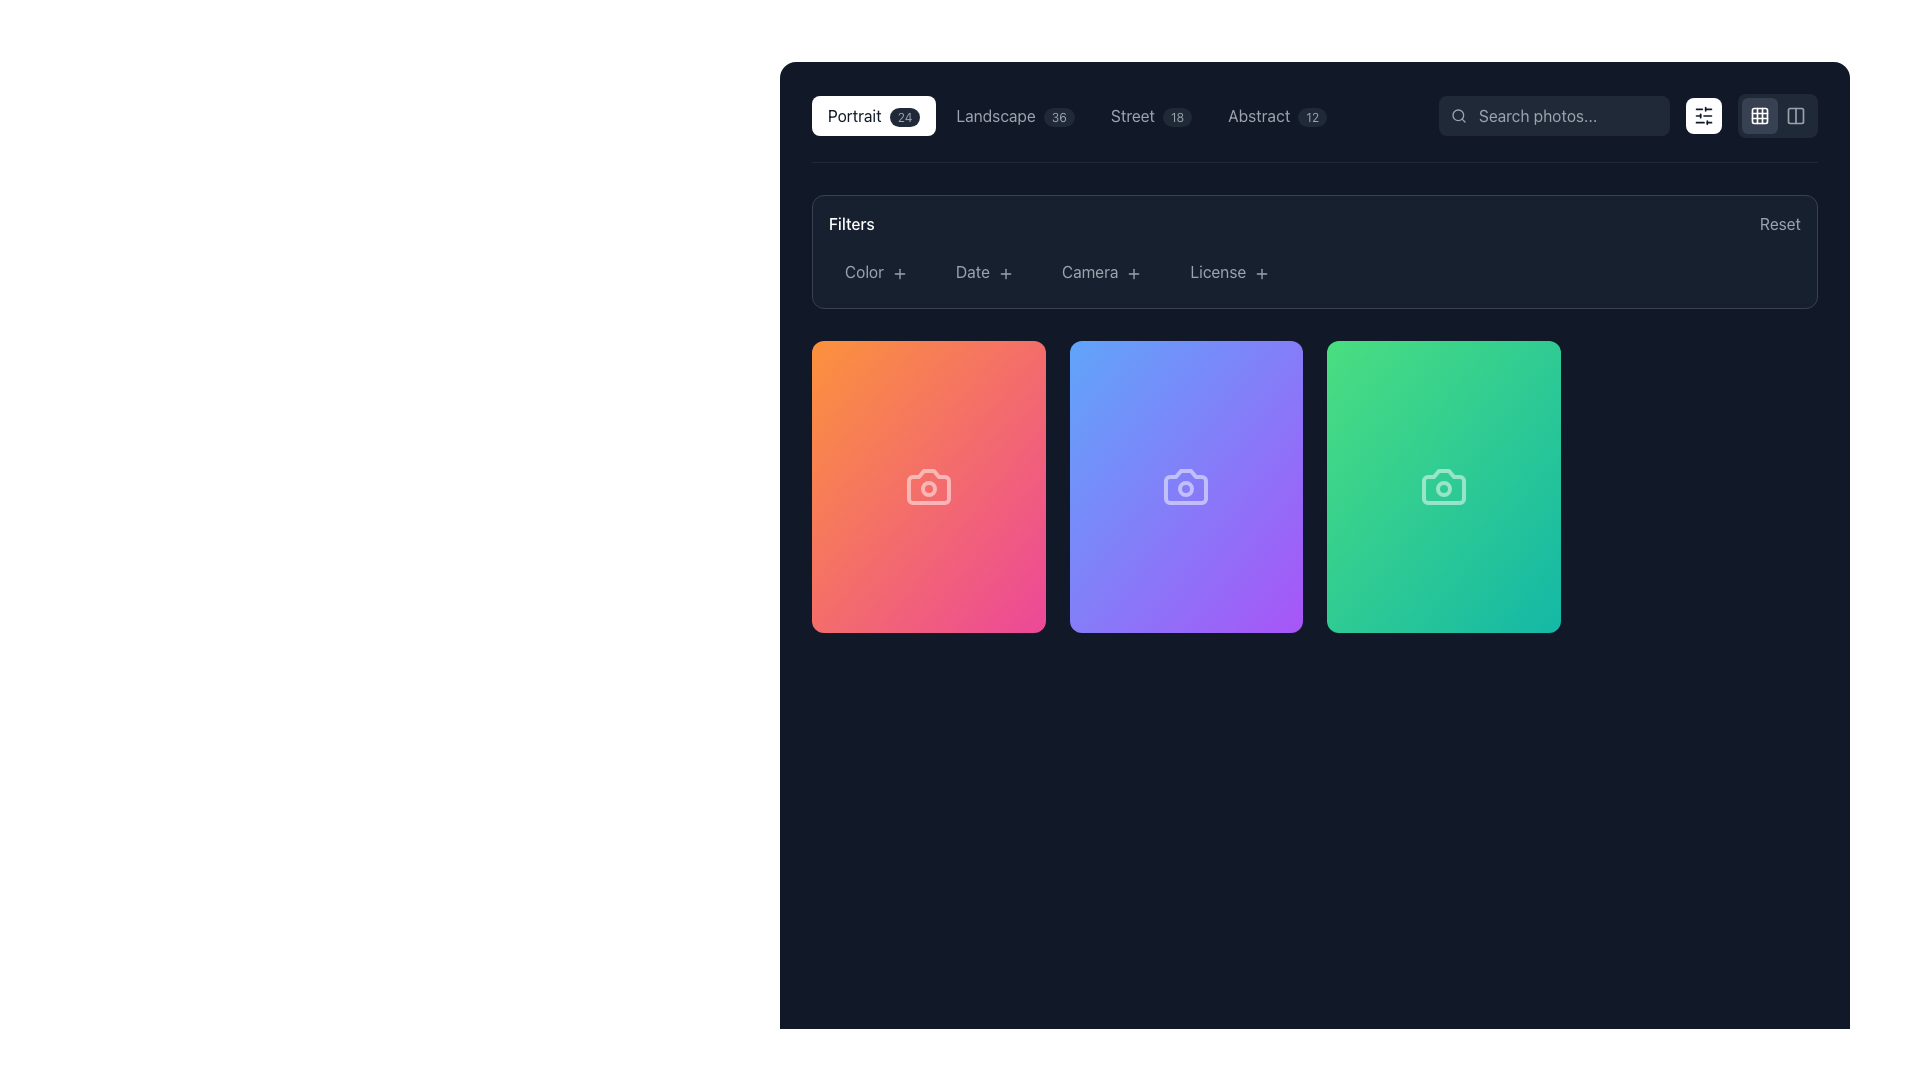 Image resolution: width=1920 pixels, height=1080 pixels. Describe the element at coordinates (1553, 115) in the screenshot. I see `the search input field with a magnifying glass icon and placeholder text 'Search photos...' to focus it` at that location.